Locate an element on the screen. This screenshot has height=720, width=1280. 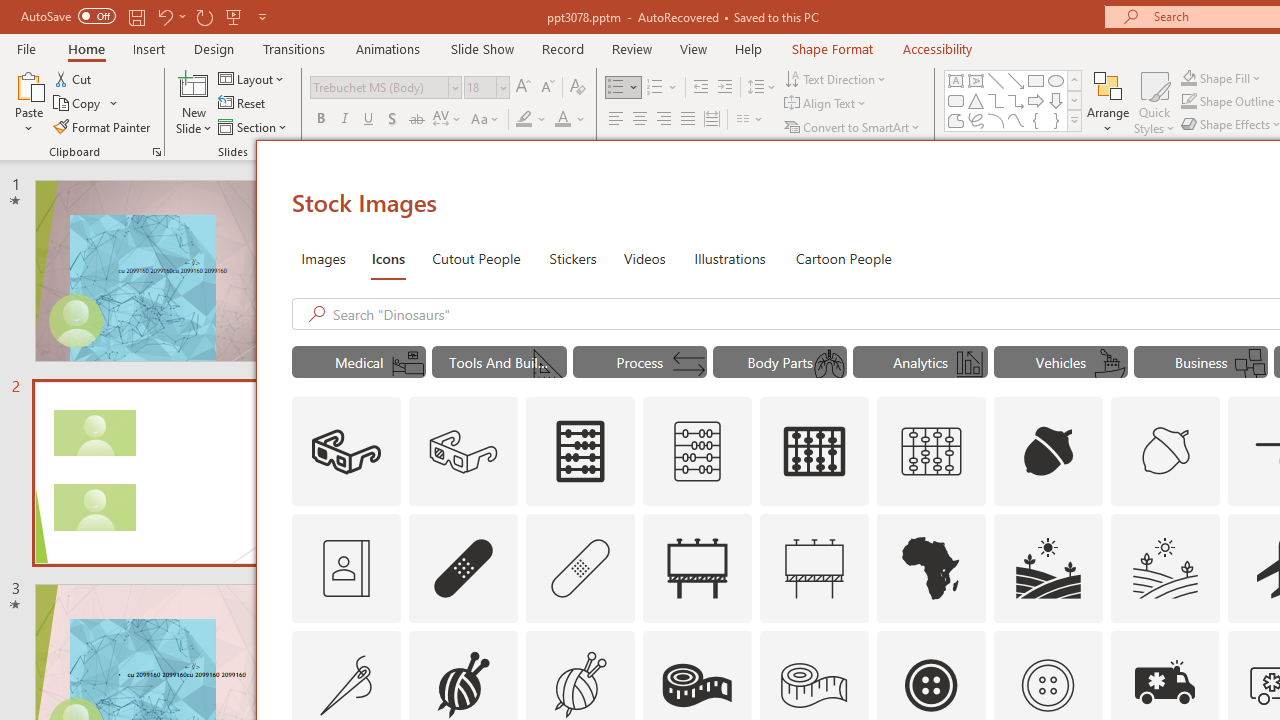
'AutomationID: Icons_AdhesiveBandage_M' is located at coordinates (580, 568).